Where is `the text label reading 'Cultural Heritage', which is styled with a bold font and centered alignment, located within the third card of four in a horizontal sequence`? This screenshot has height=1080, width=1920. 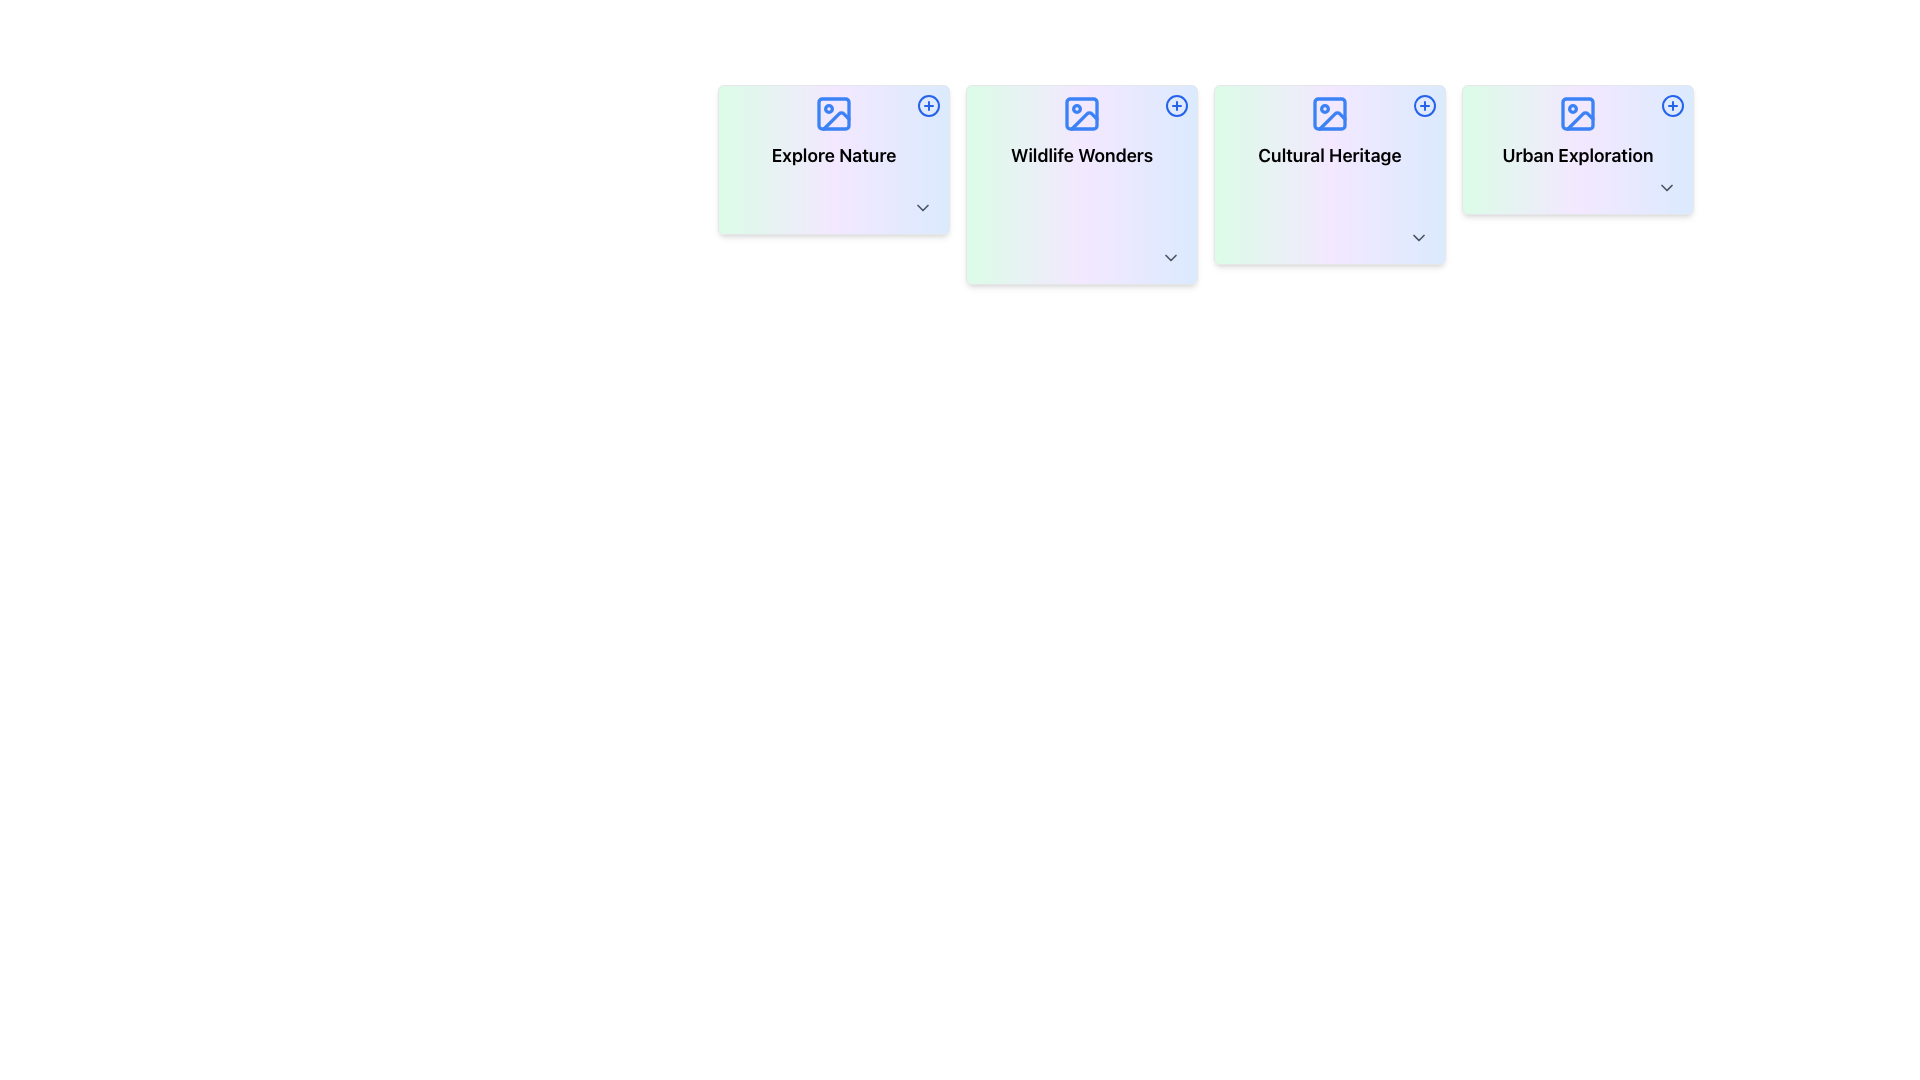
the text label reading 'Cultural Heritage', which is styled with a bold font and centered alignment, located within the third card of four in a horizontal sequence is located at coordinates (1329, 154).